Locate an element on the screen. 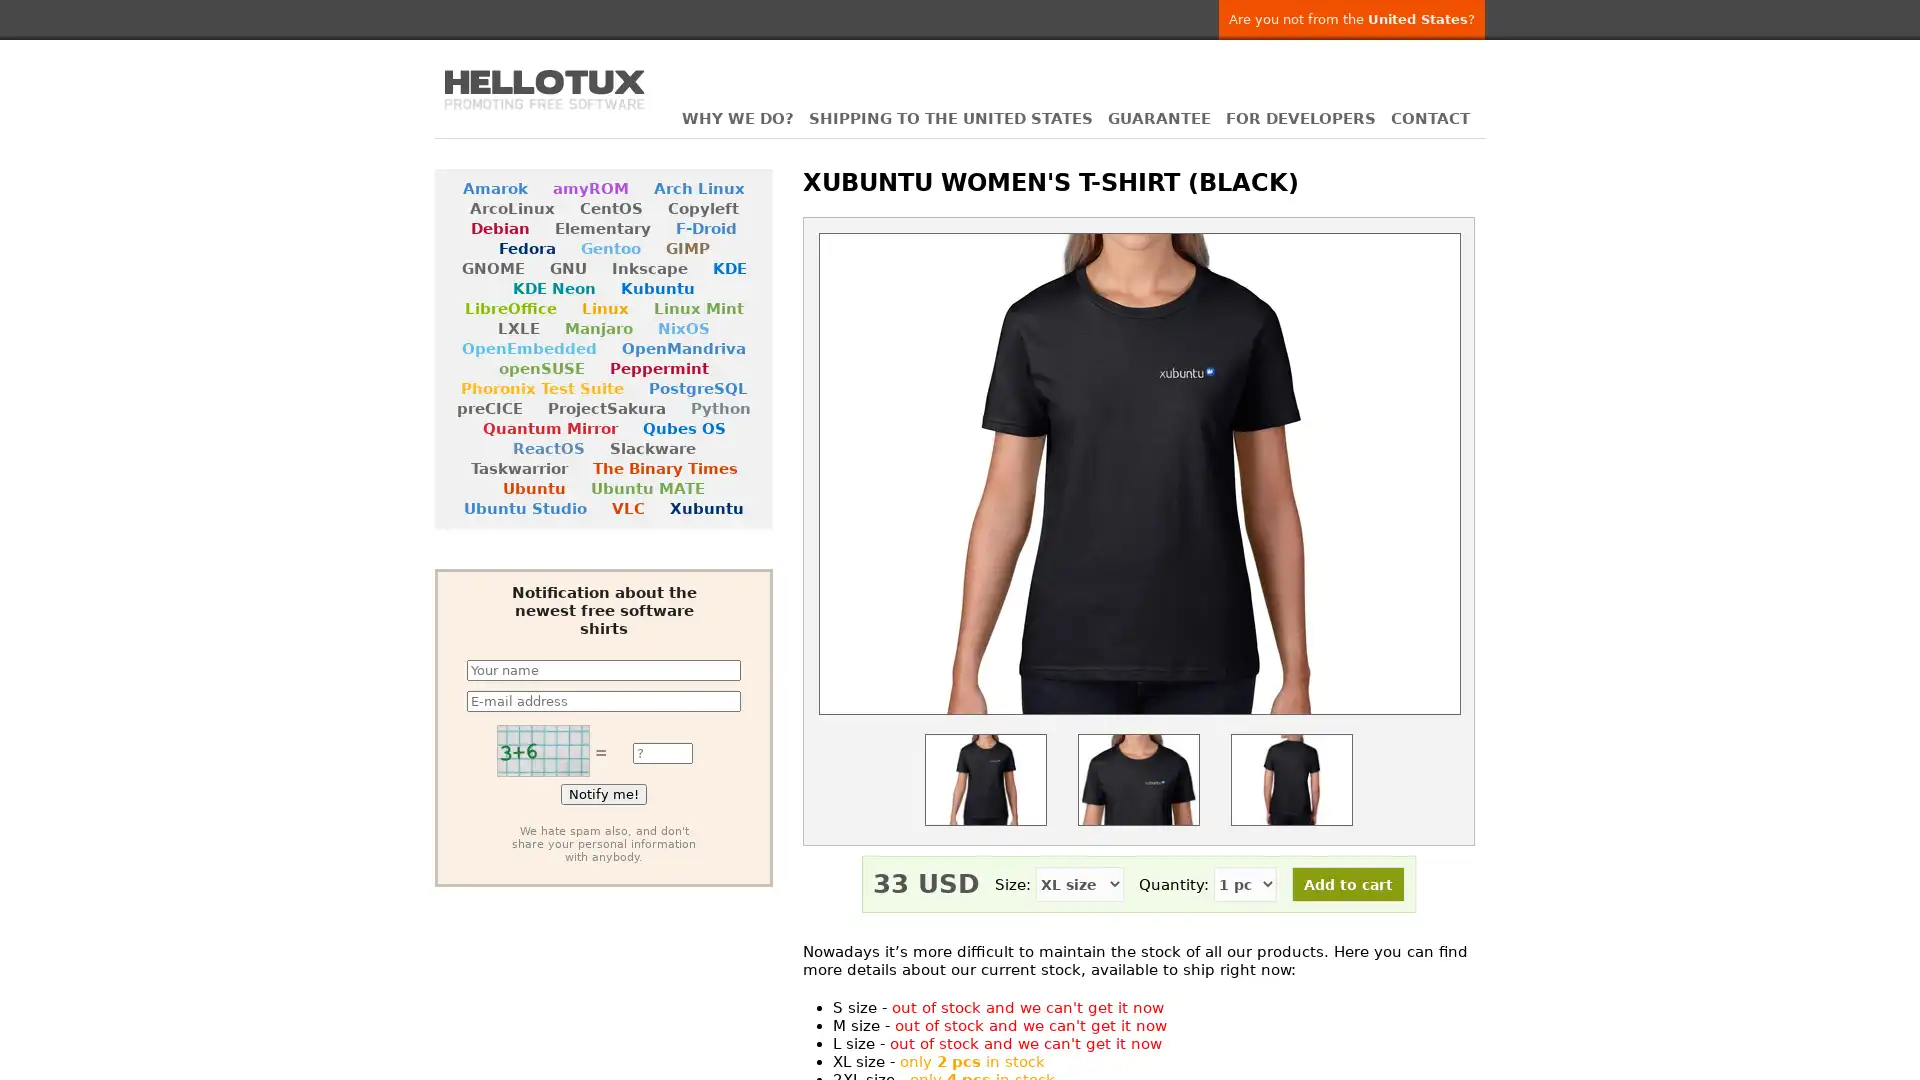 The height and width of the screenshot is (1080, 1920). Notify me! is located at coordinates (603, 793).